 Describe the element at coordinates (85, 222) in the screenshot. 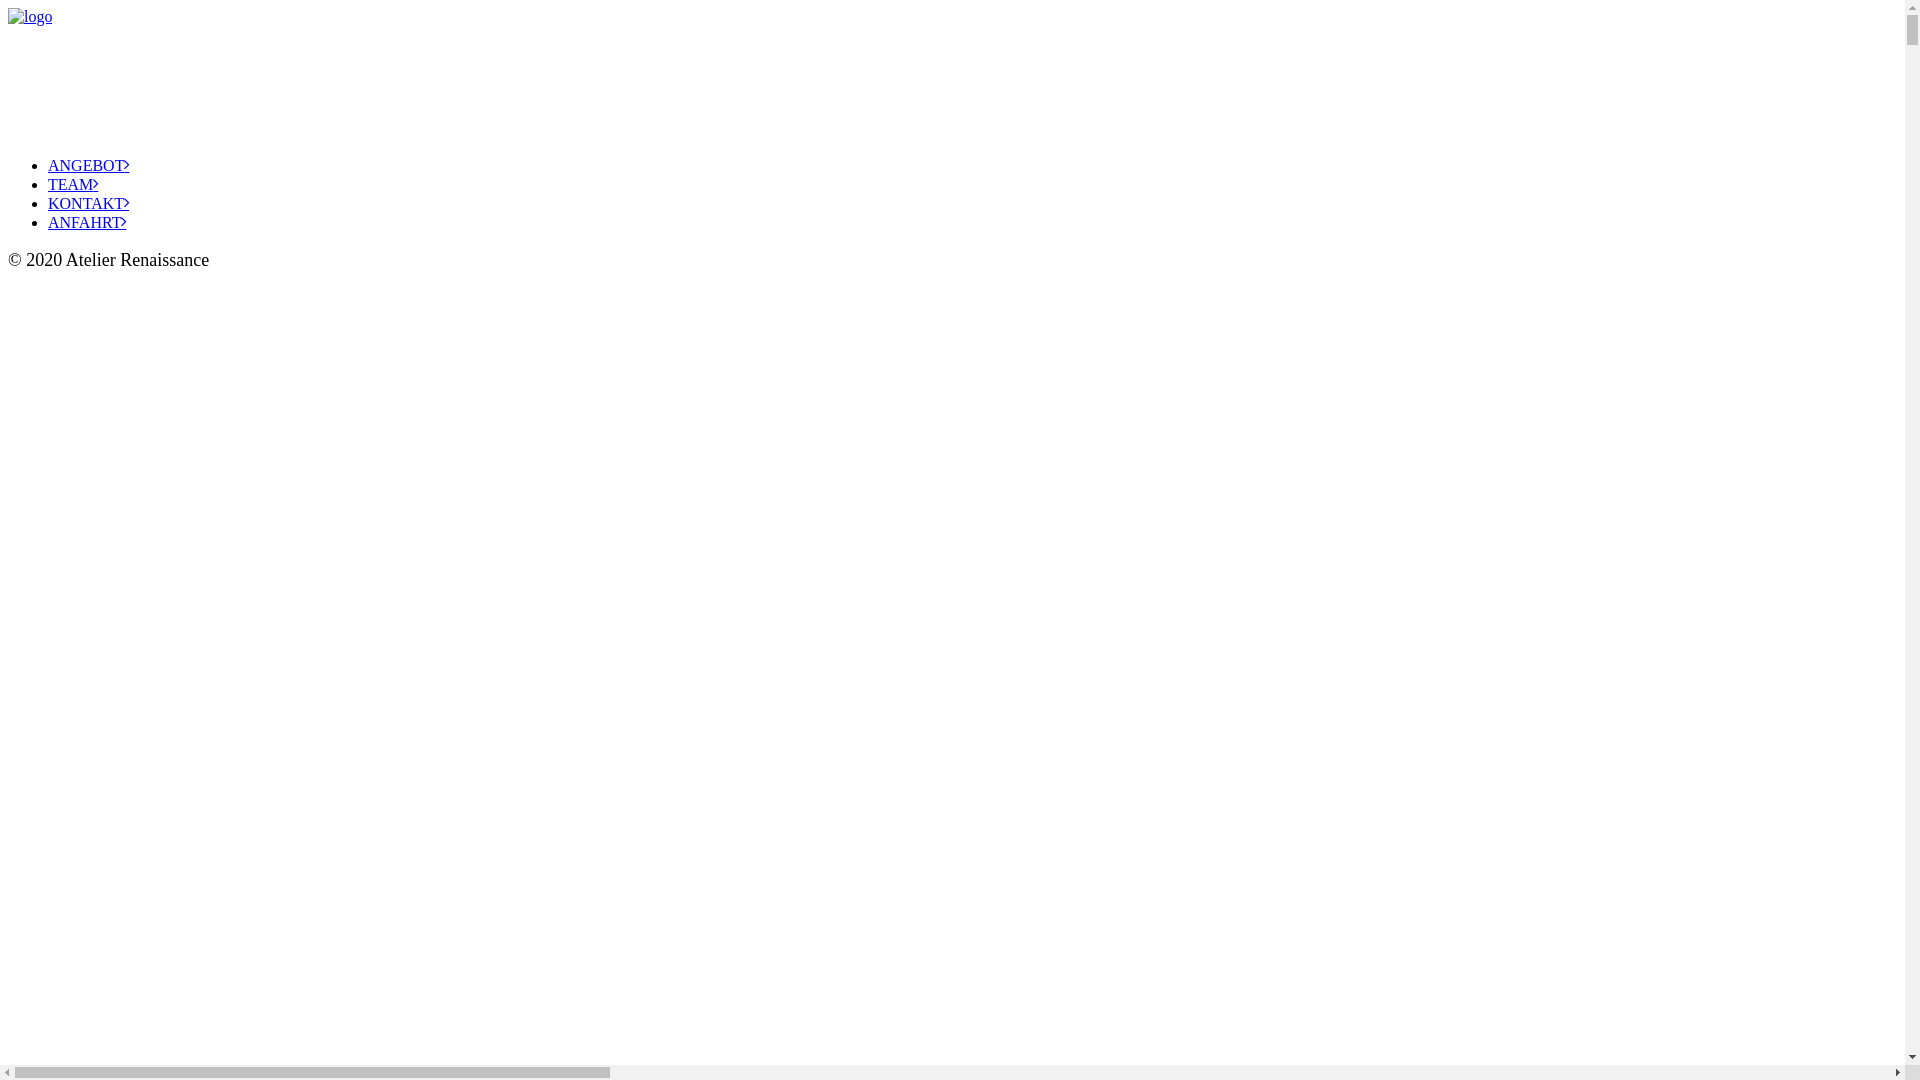

I see `'ANFAHRT'` at that location.